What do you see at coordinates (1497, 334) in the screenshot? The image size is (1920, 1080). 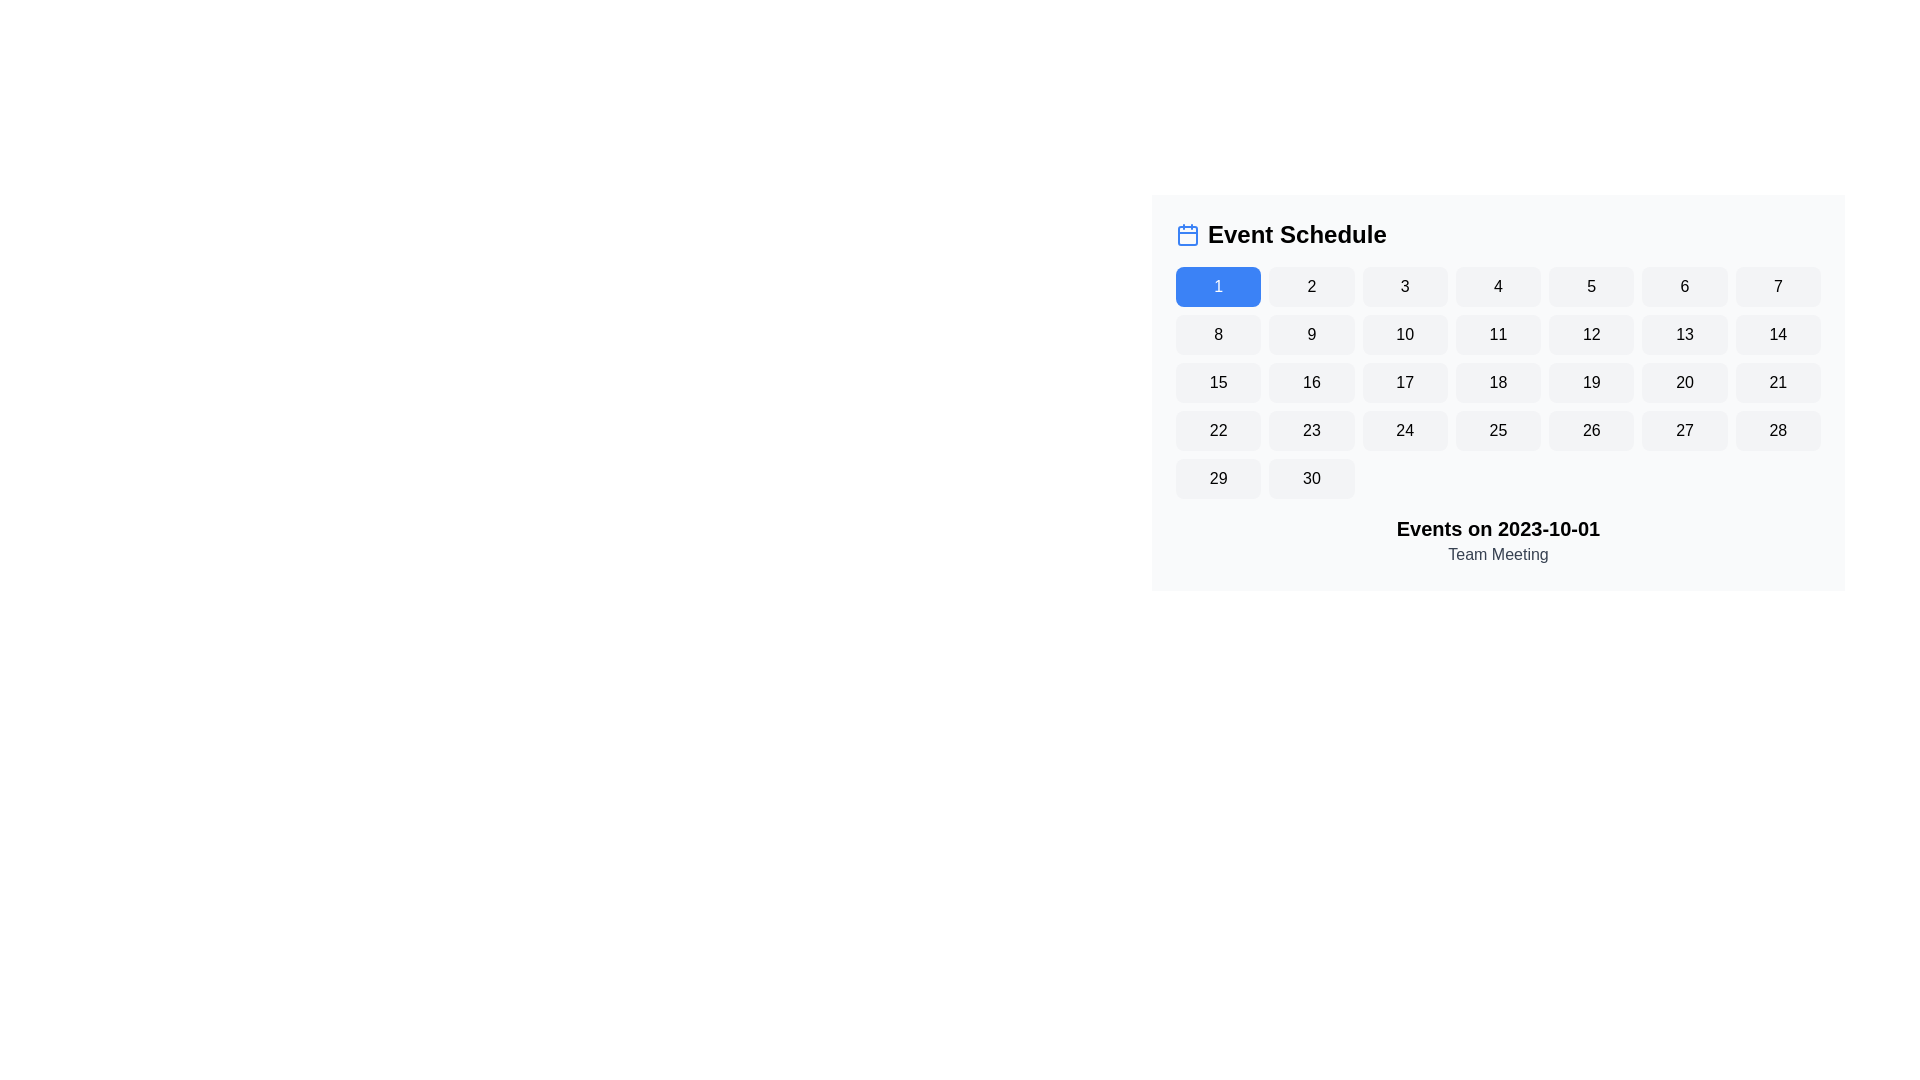 I see `the square button with rounded edges displaying '11' in bold text` at bounding box center [1497, 334].